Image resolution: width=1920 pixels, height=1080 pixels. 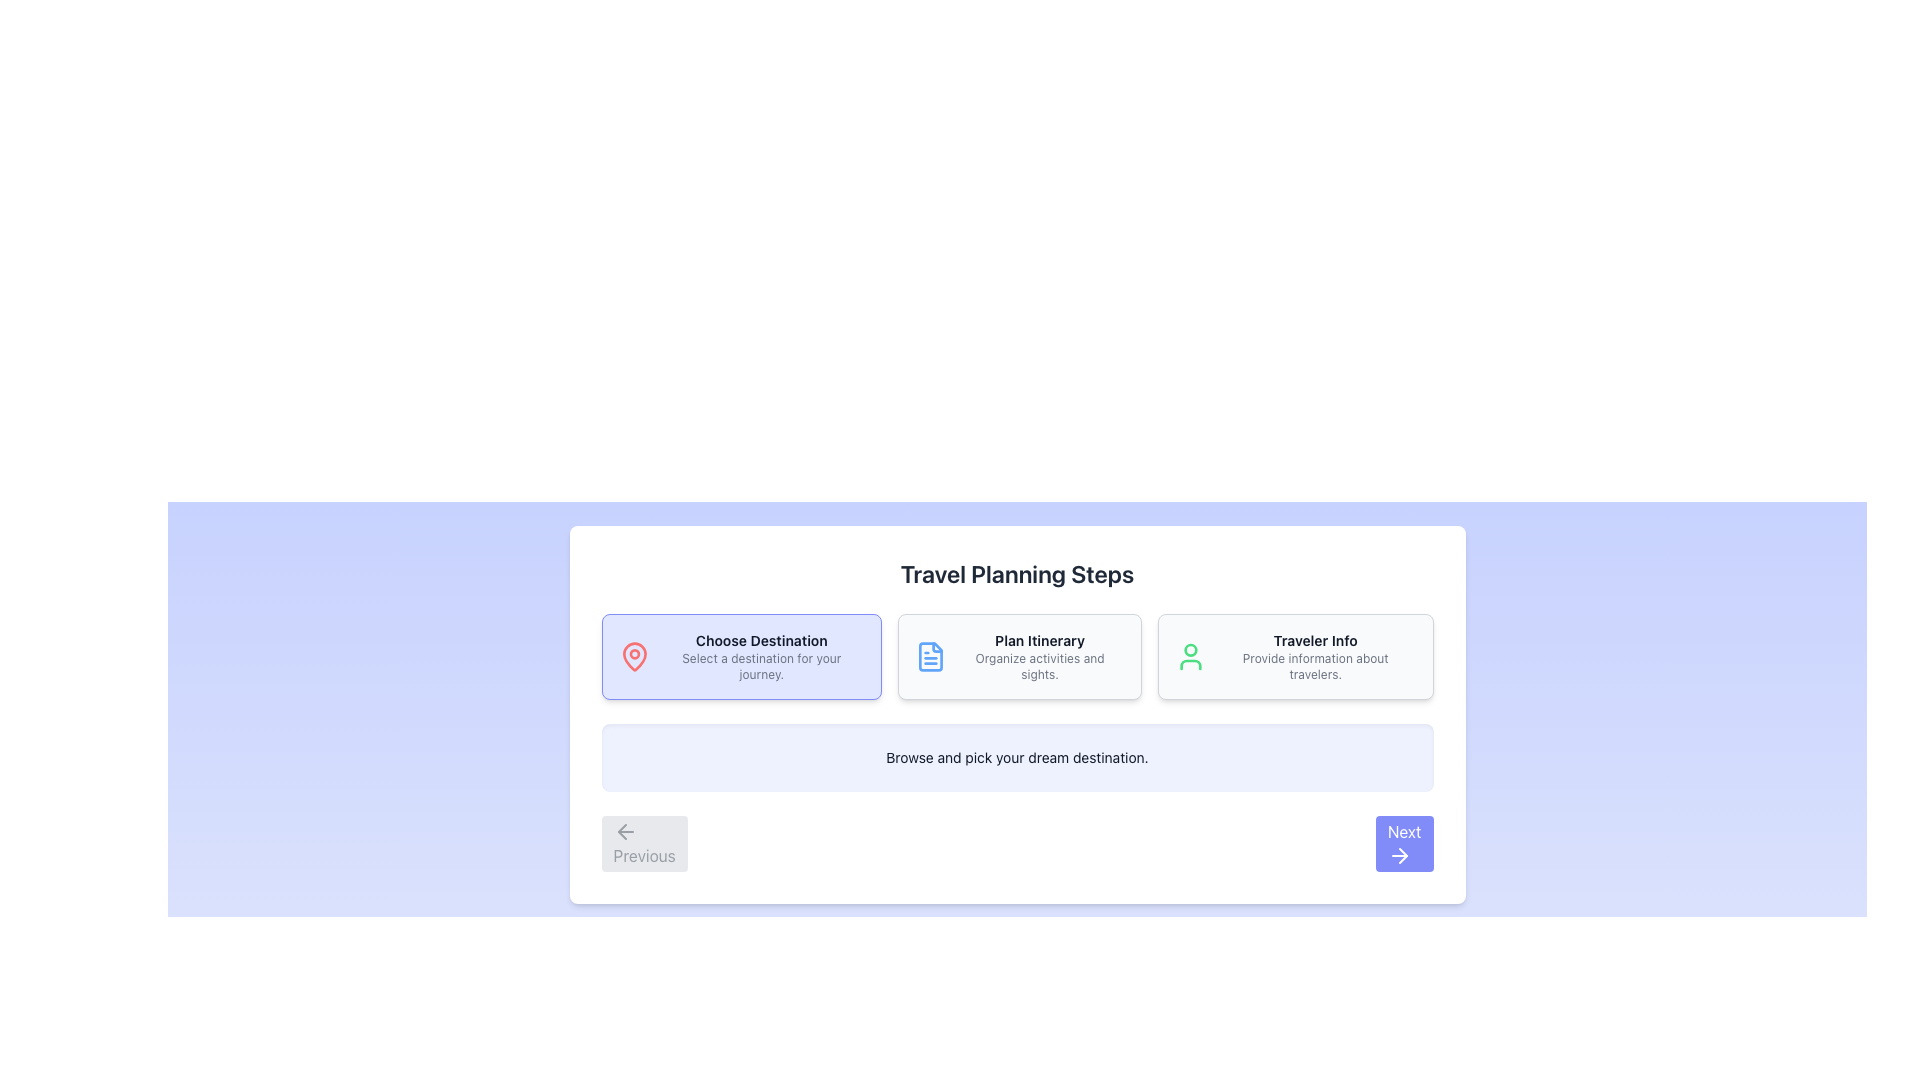 I want to click on the text label displaying 'Select a destination for your journey.' located below the heading 'Choose Destination' in the Travel Planning Steps section, so click(x=760, y=667).